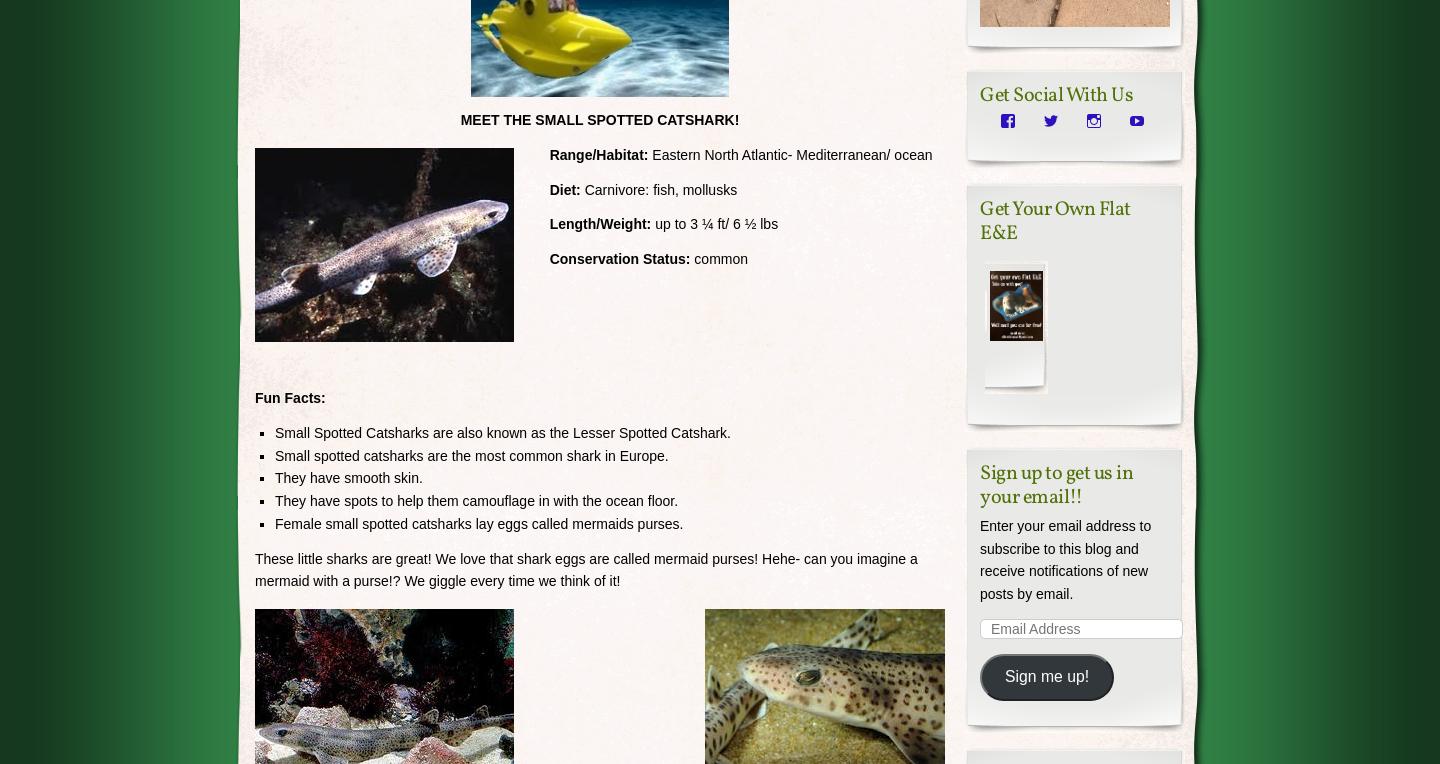  What do you see at coordinates (592, 154) in the screenshot?
I see `'Range/Habitat:'` at bounding box center [592, 154].